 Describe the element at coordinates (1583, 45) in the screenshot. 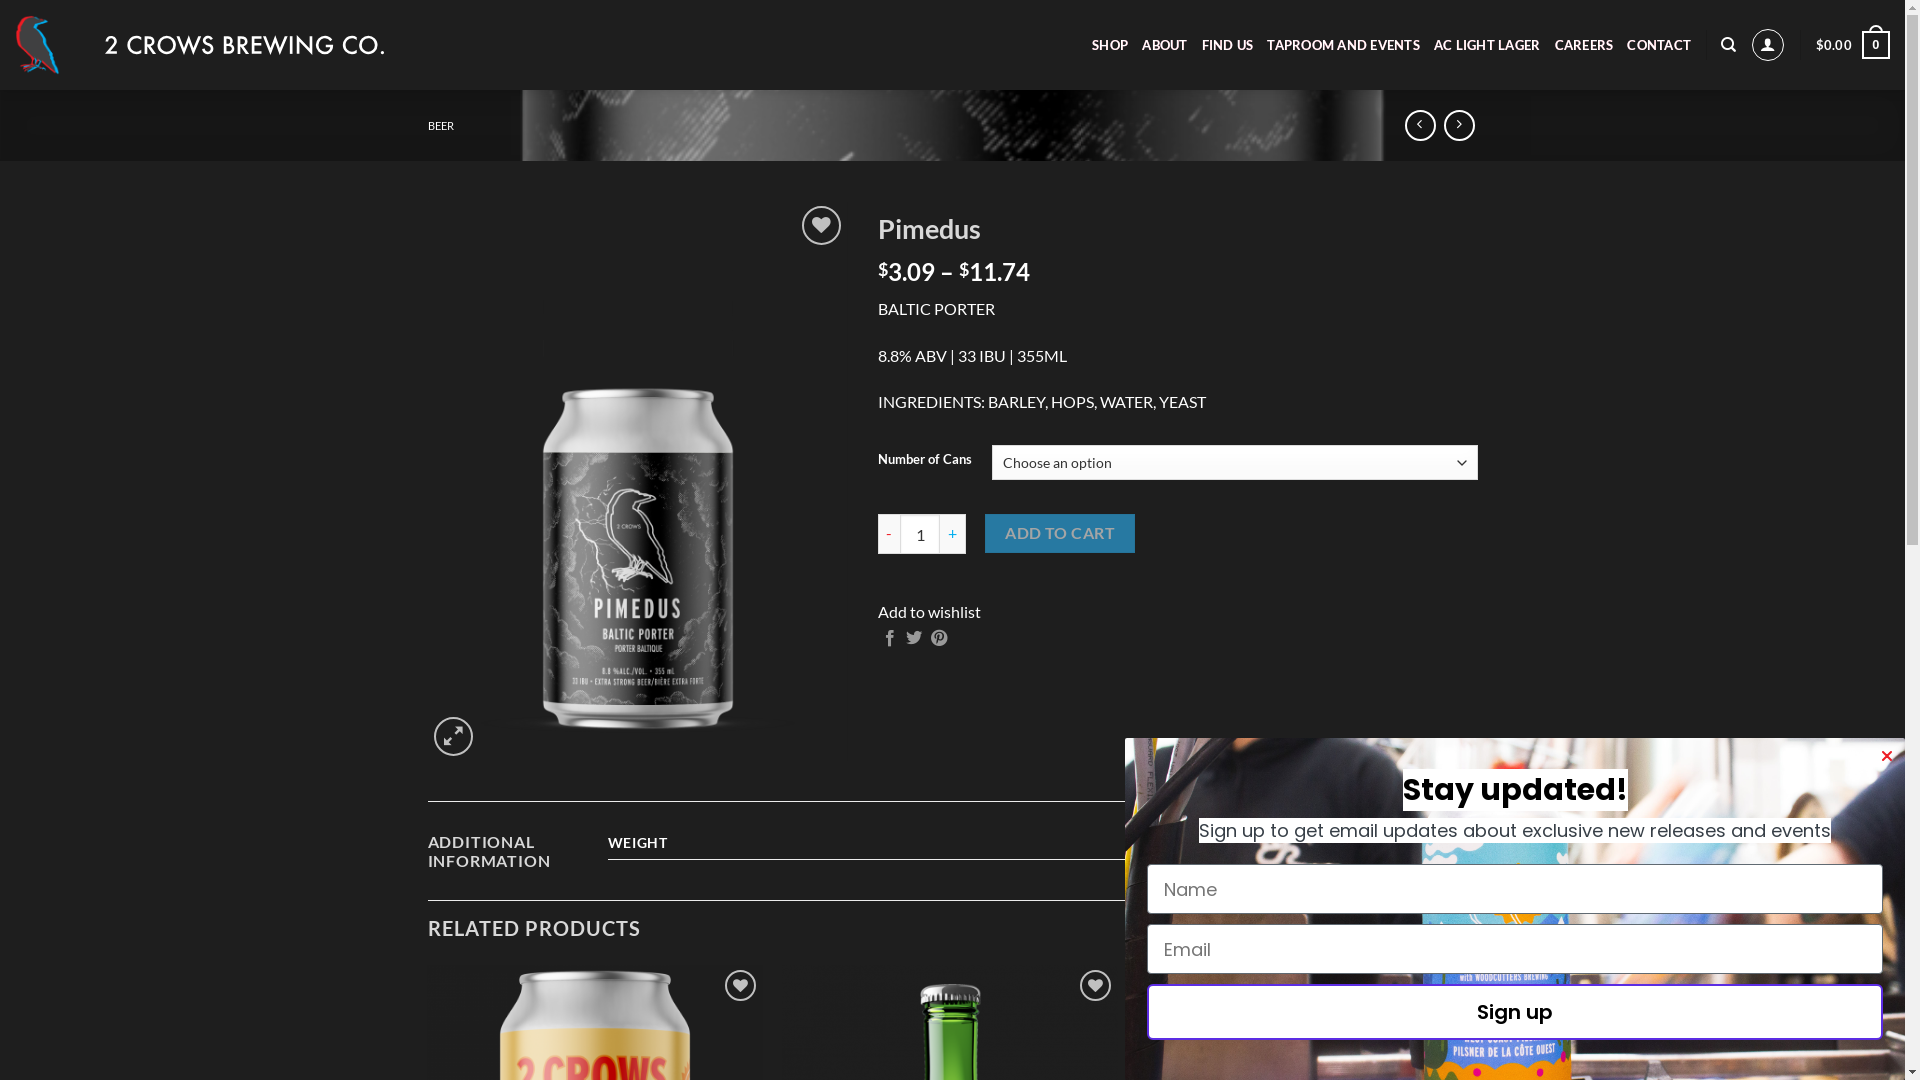

I see `'CAREERS'` at that location.